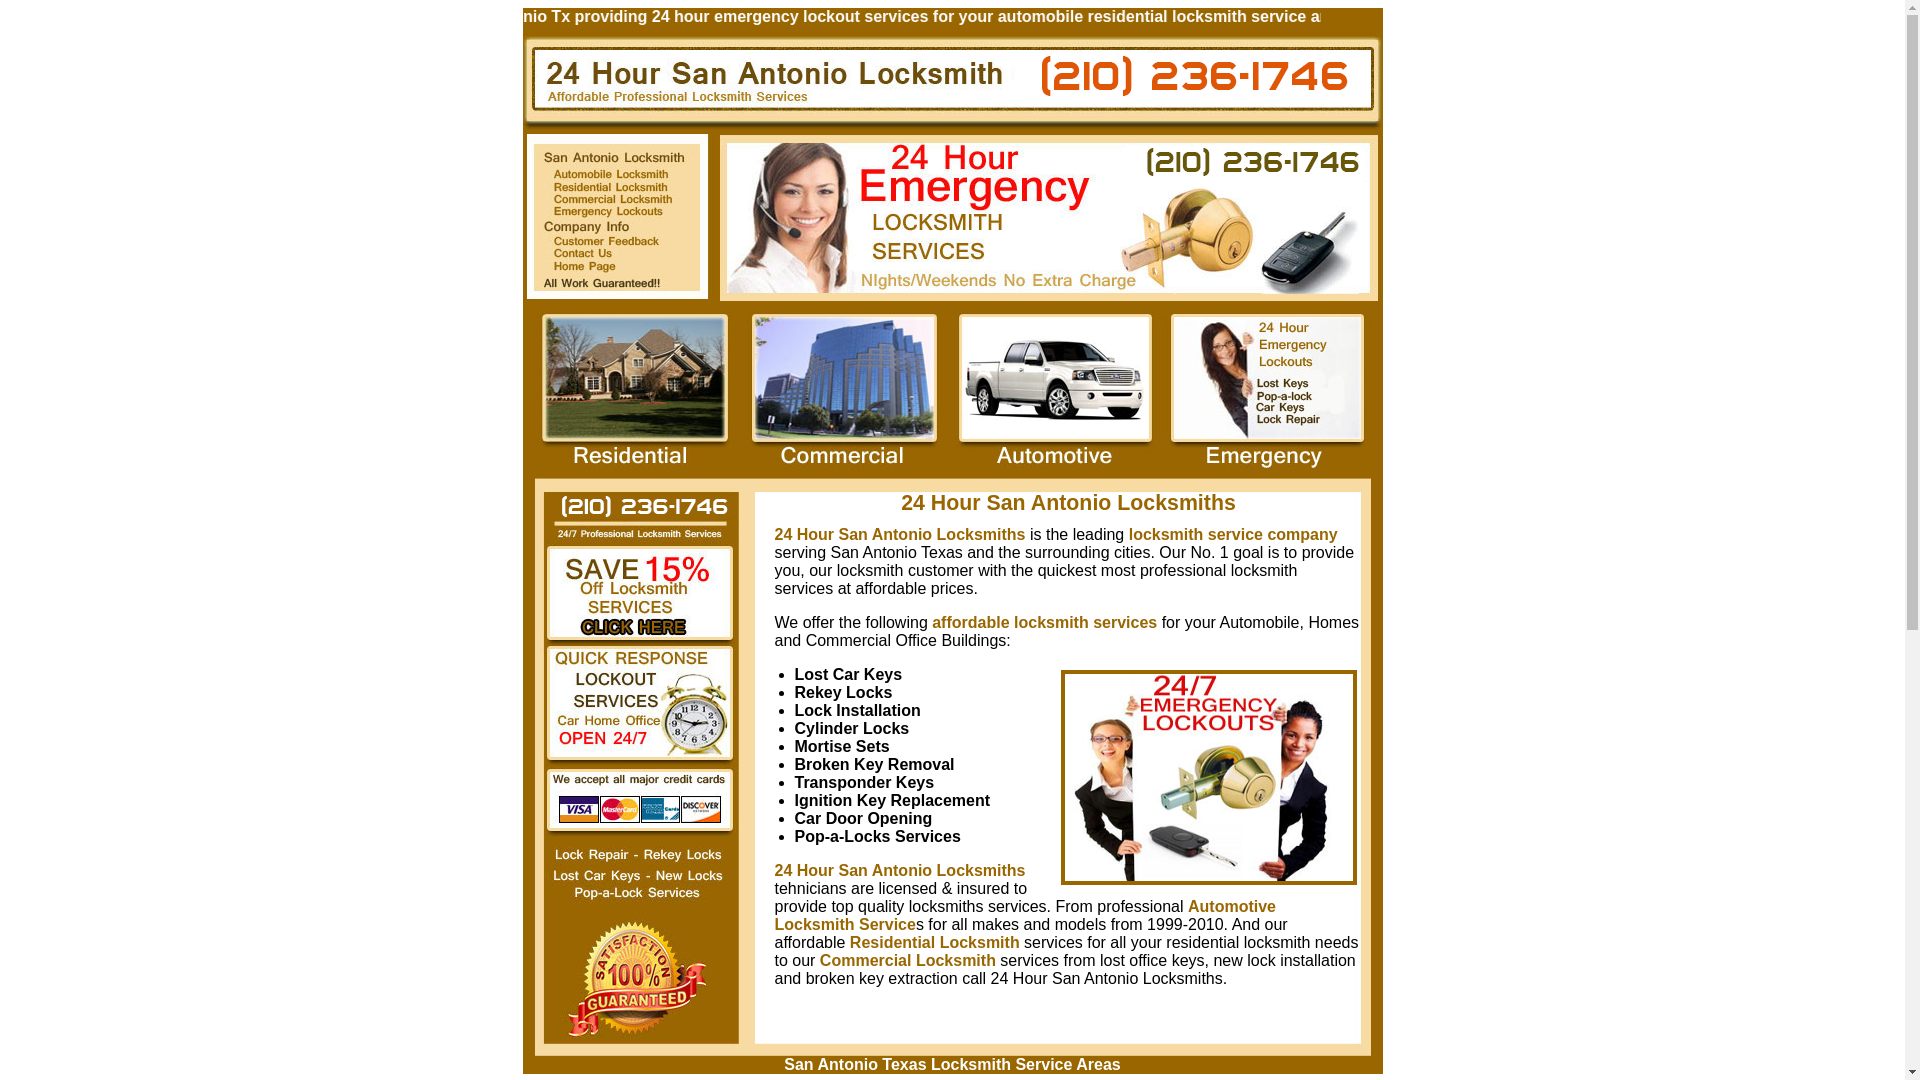 The height and width of the screenshot is (1080, 1920). I want to click on '24 Hour San Antonio Locksmiths', so click(898, 533).